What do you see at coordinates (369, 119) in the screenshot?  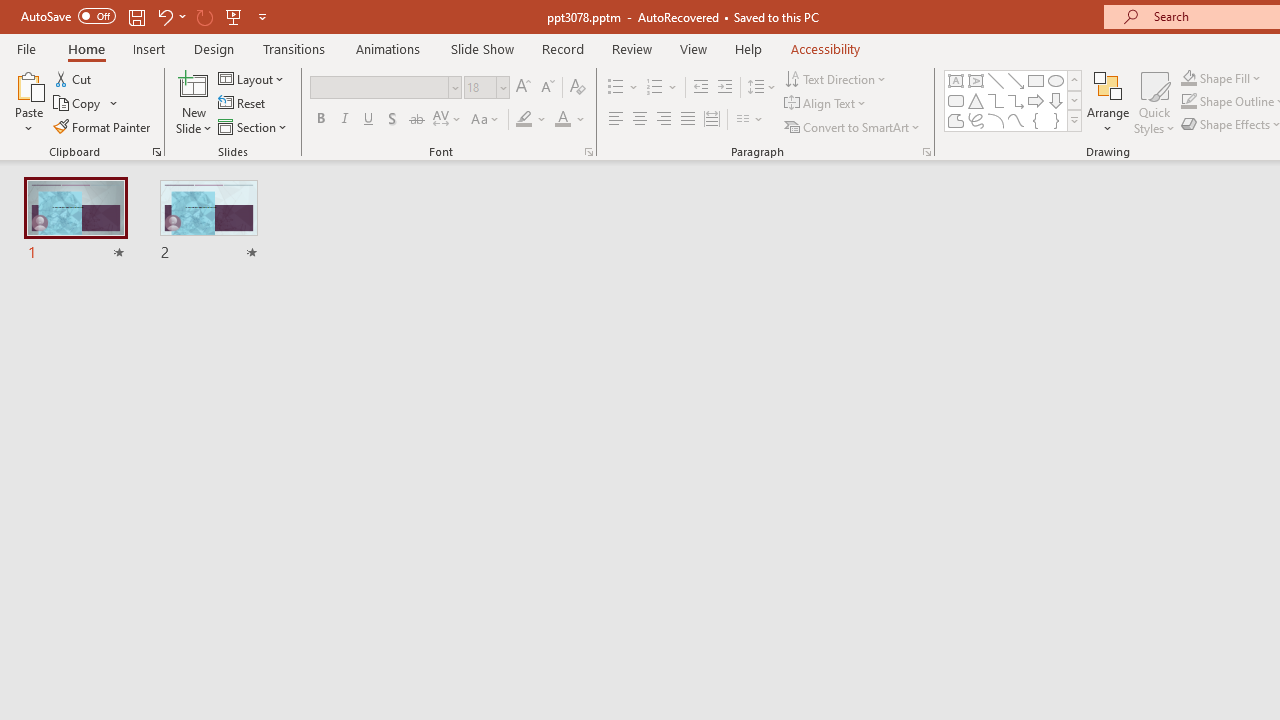 I see `'Underline'` at bounding box center [369, 119].